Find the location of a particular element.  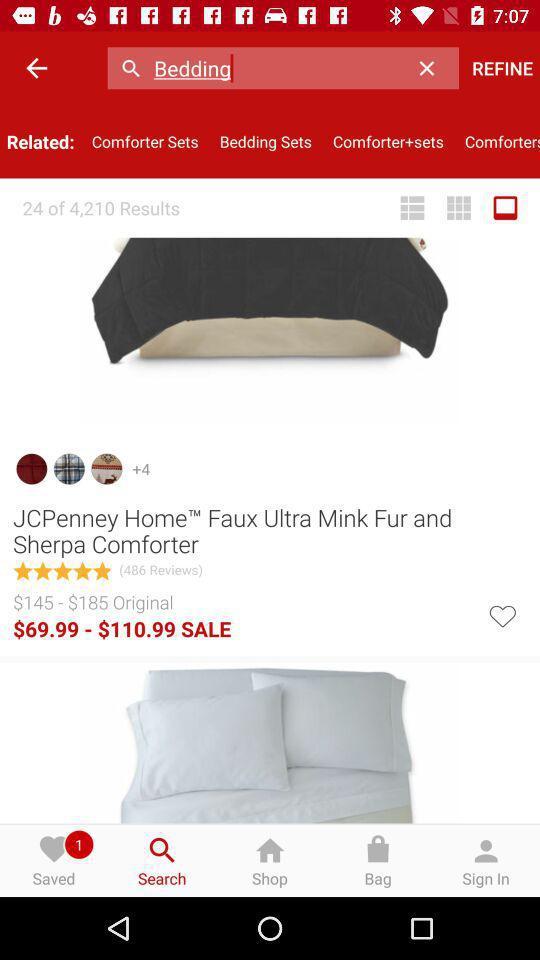

item below the comforters item is located at coordinates (504, 208).